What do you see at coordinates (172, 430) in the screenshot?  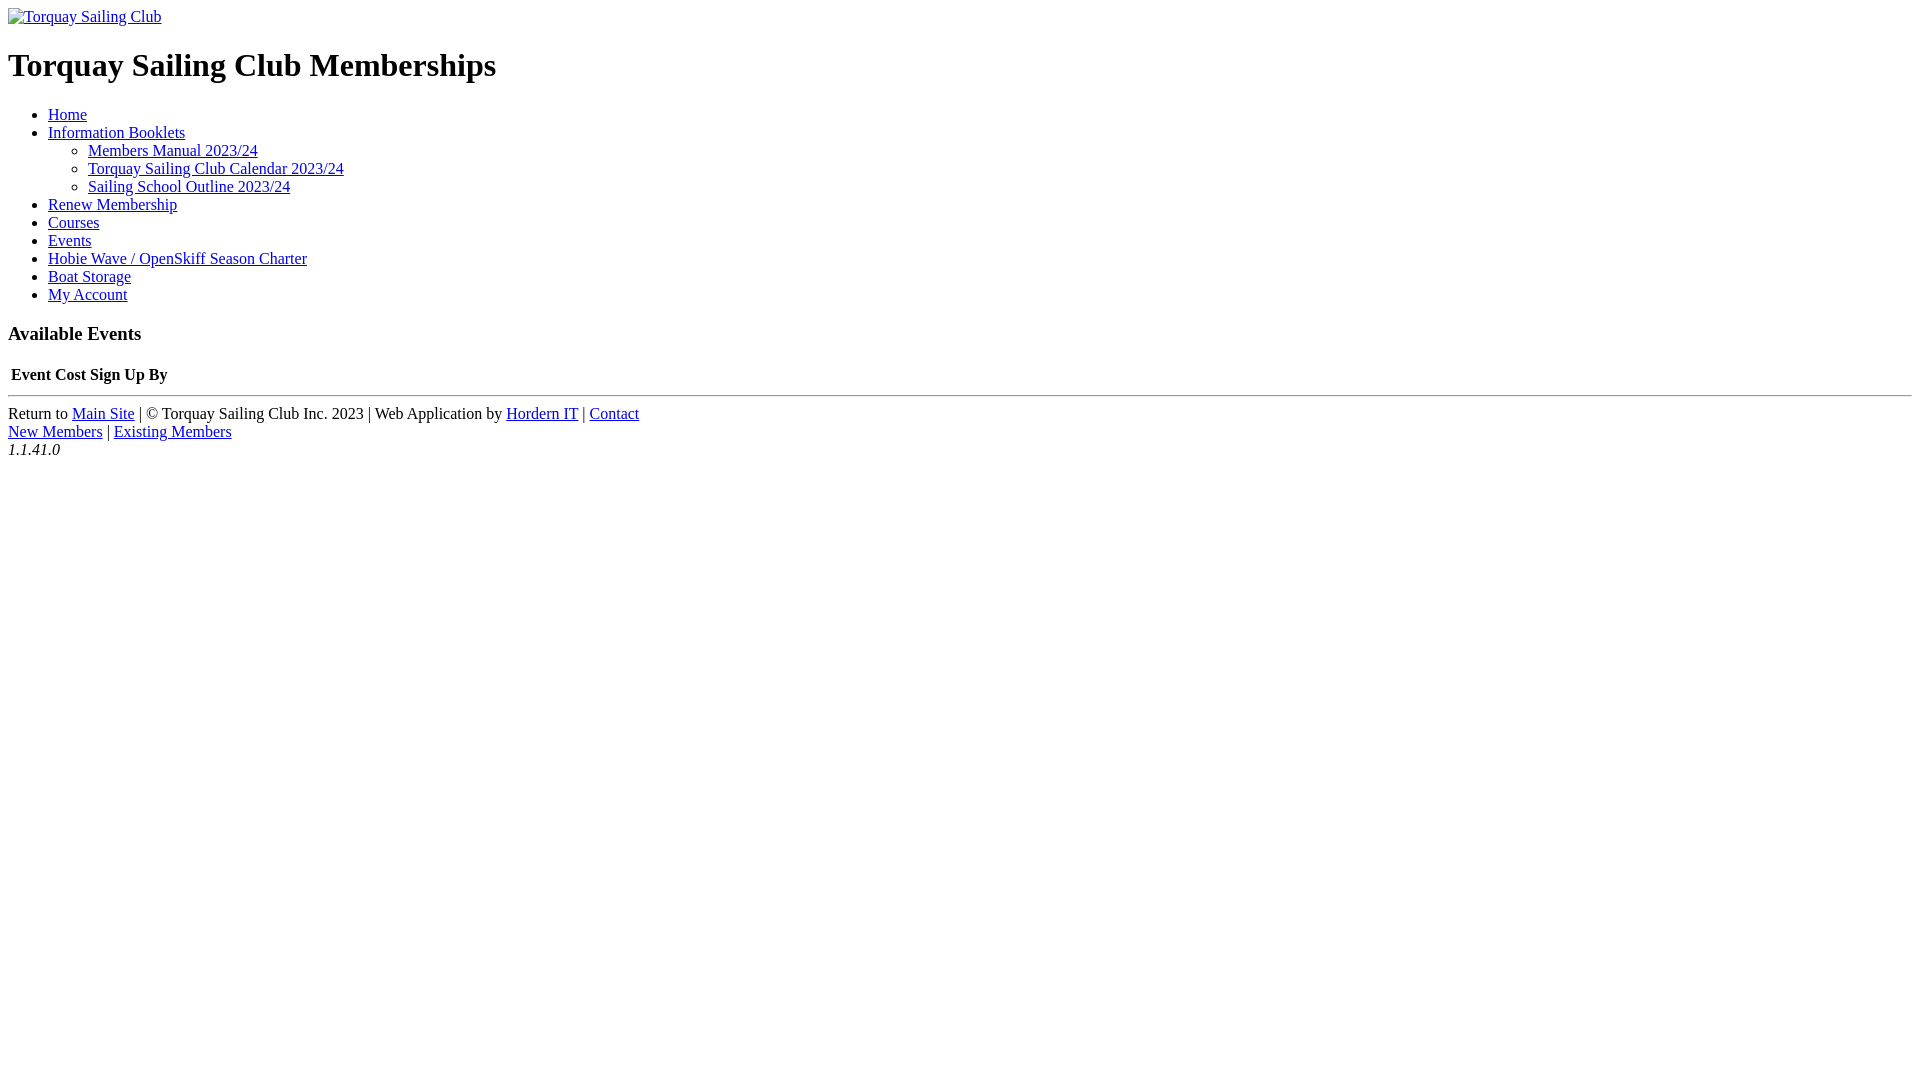 I see `'Existing Members'` at bounding box center [172, 430].